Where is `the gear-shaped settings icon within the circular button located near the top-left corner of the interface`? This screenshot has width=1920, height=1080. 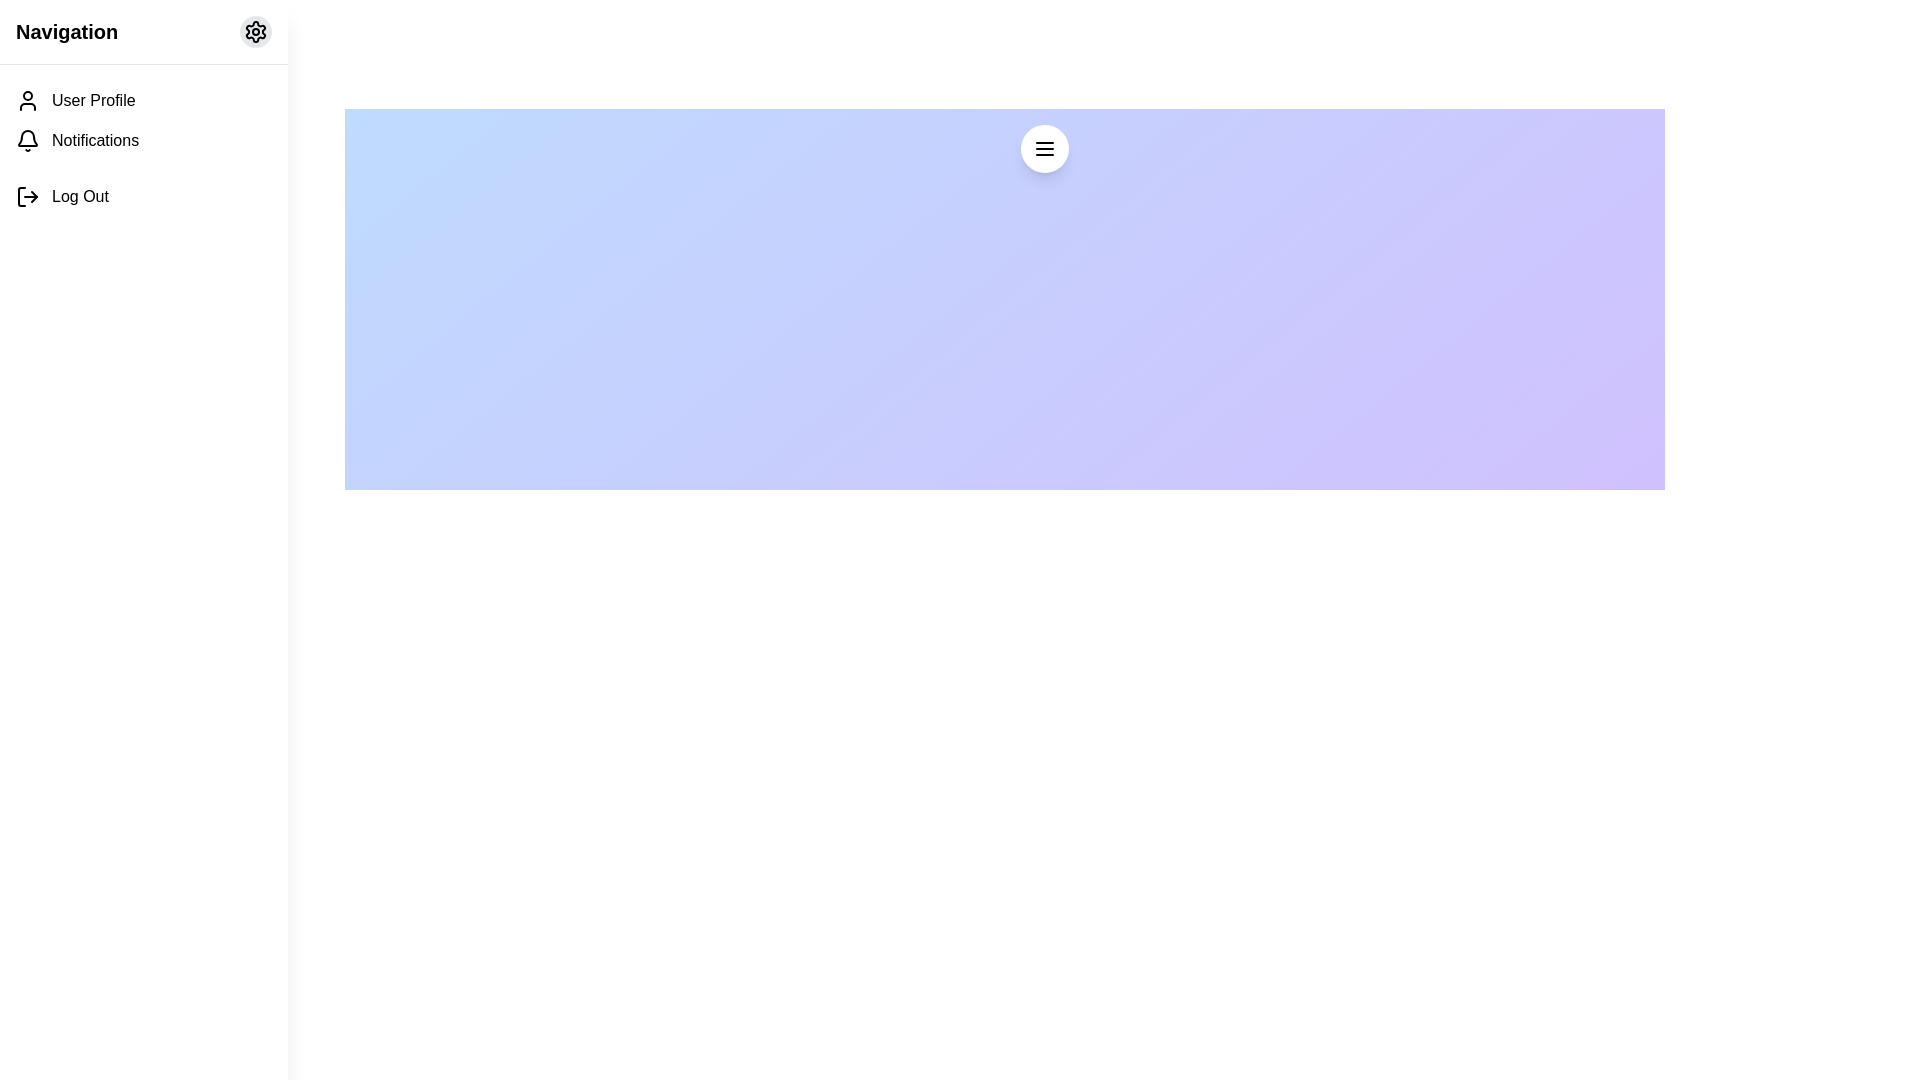
the gear-shaped settings icon within the circular button located near the top-left corner of the interface is located at coordinates (254, 31).